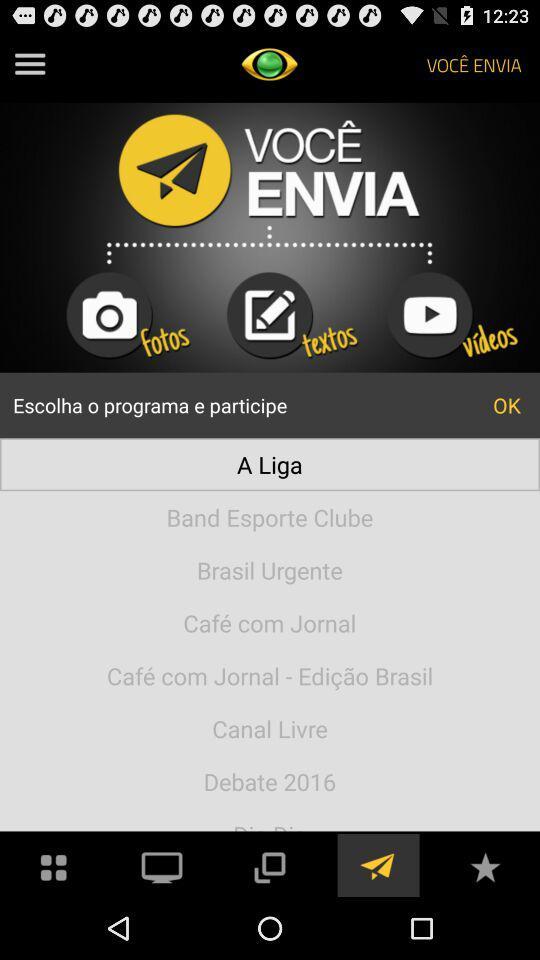 The image size is (540, 960). I want to click on the menu icon, so click(29, 68).